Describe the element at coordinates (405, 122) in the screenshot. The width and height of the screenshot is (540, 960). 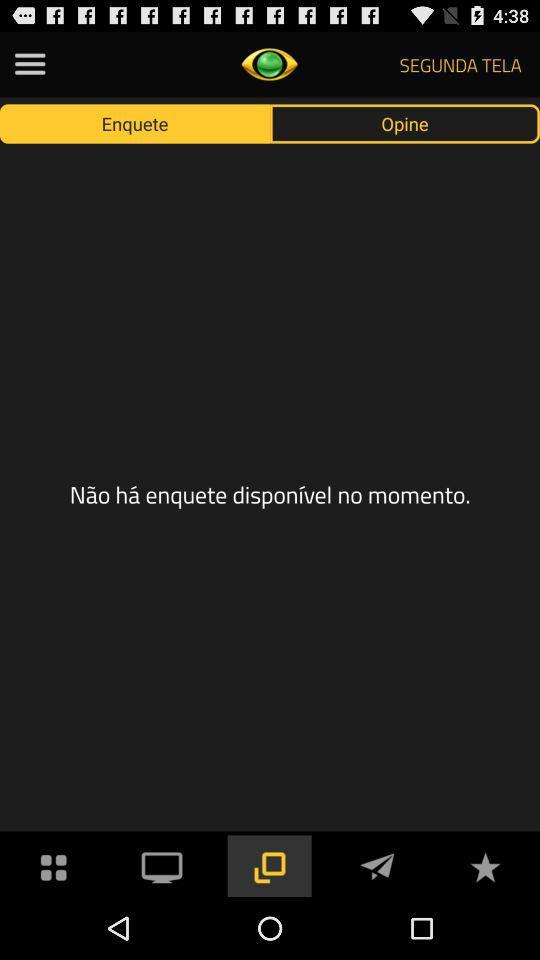
I see `the icon to the right of enquete item` at that location.